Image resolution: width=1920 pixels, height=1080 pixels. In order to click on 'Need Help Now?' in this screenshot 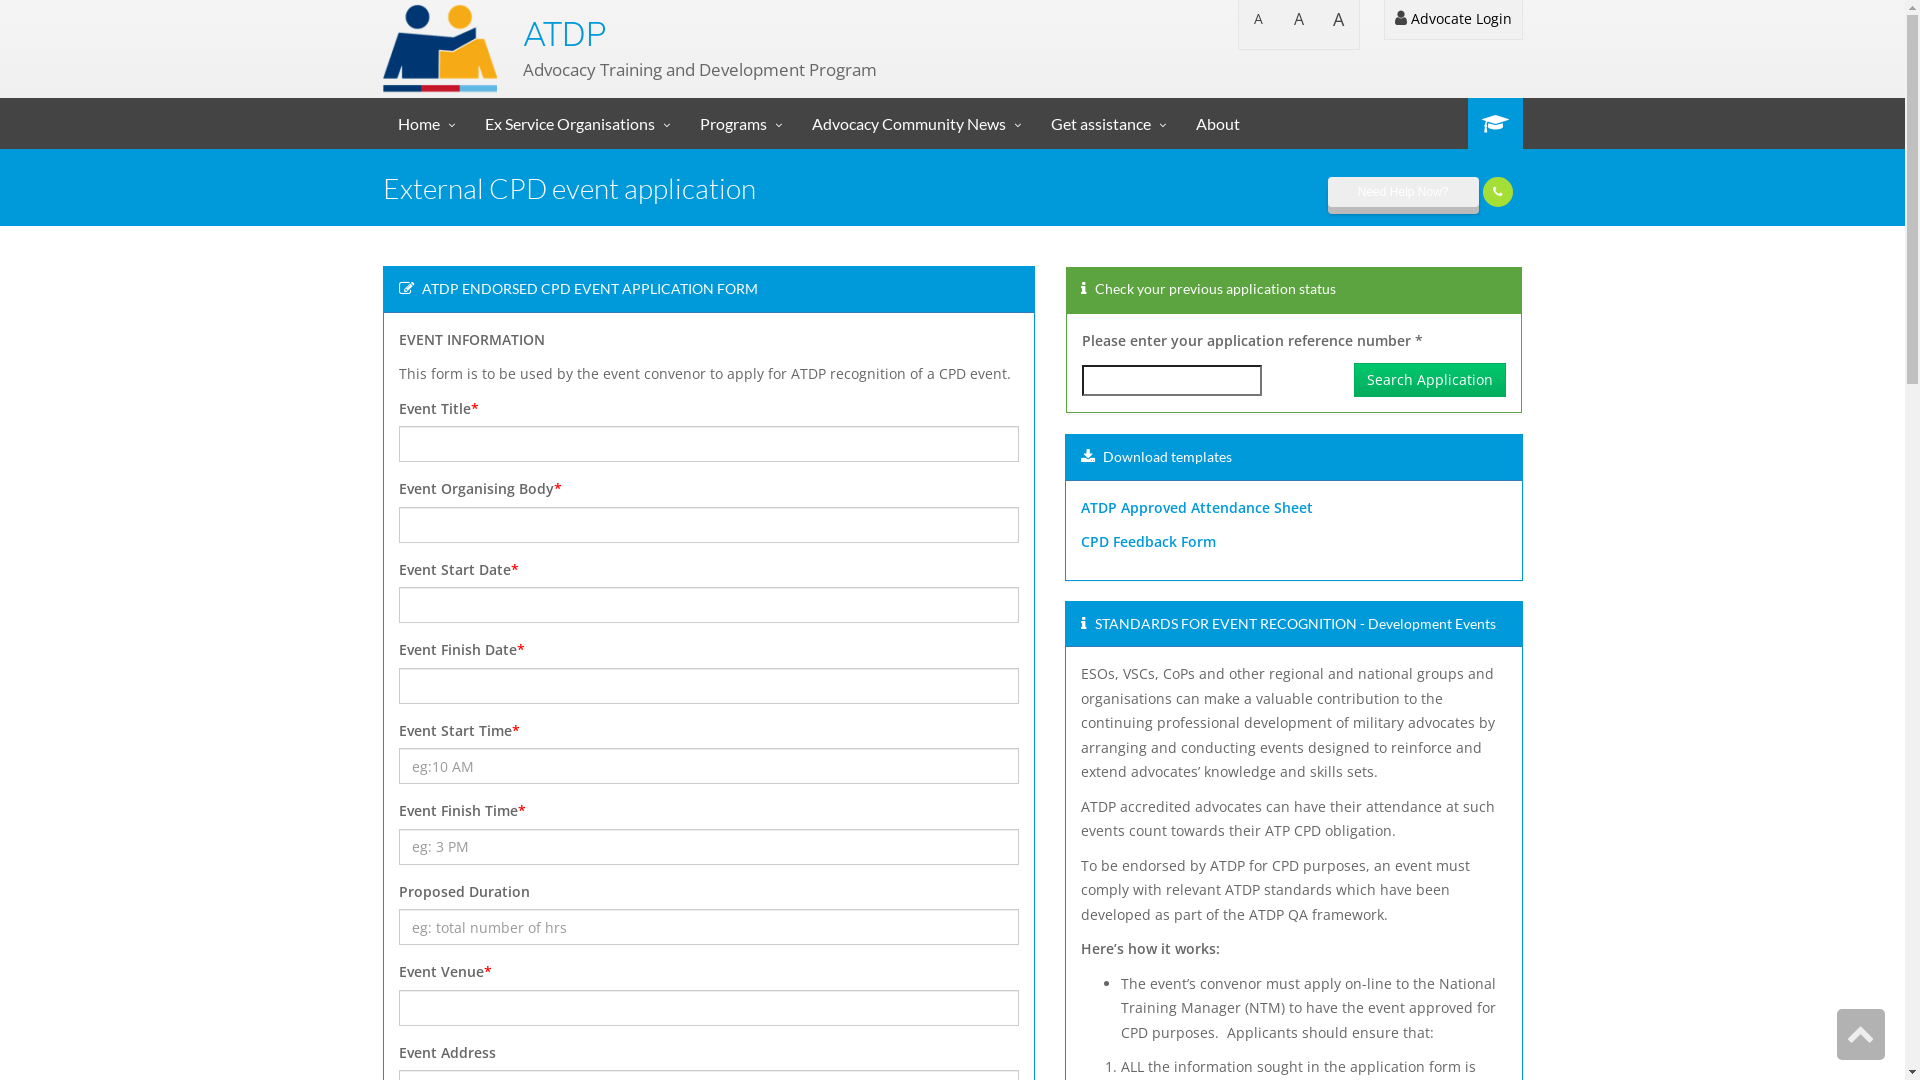, I will do `click(1402, 192)`.